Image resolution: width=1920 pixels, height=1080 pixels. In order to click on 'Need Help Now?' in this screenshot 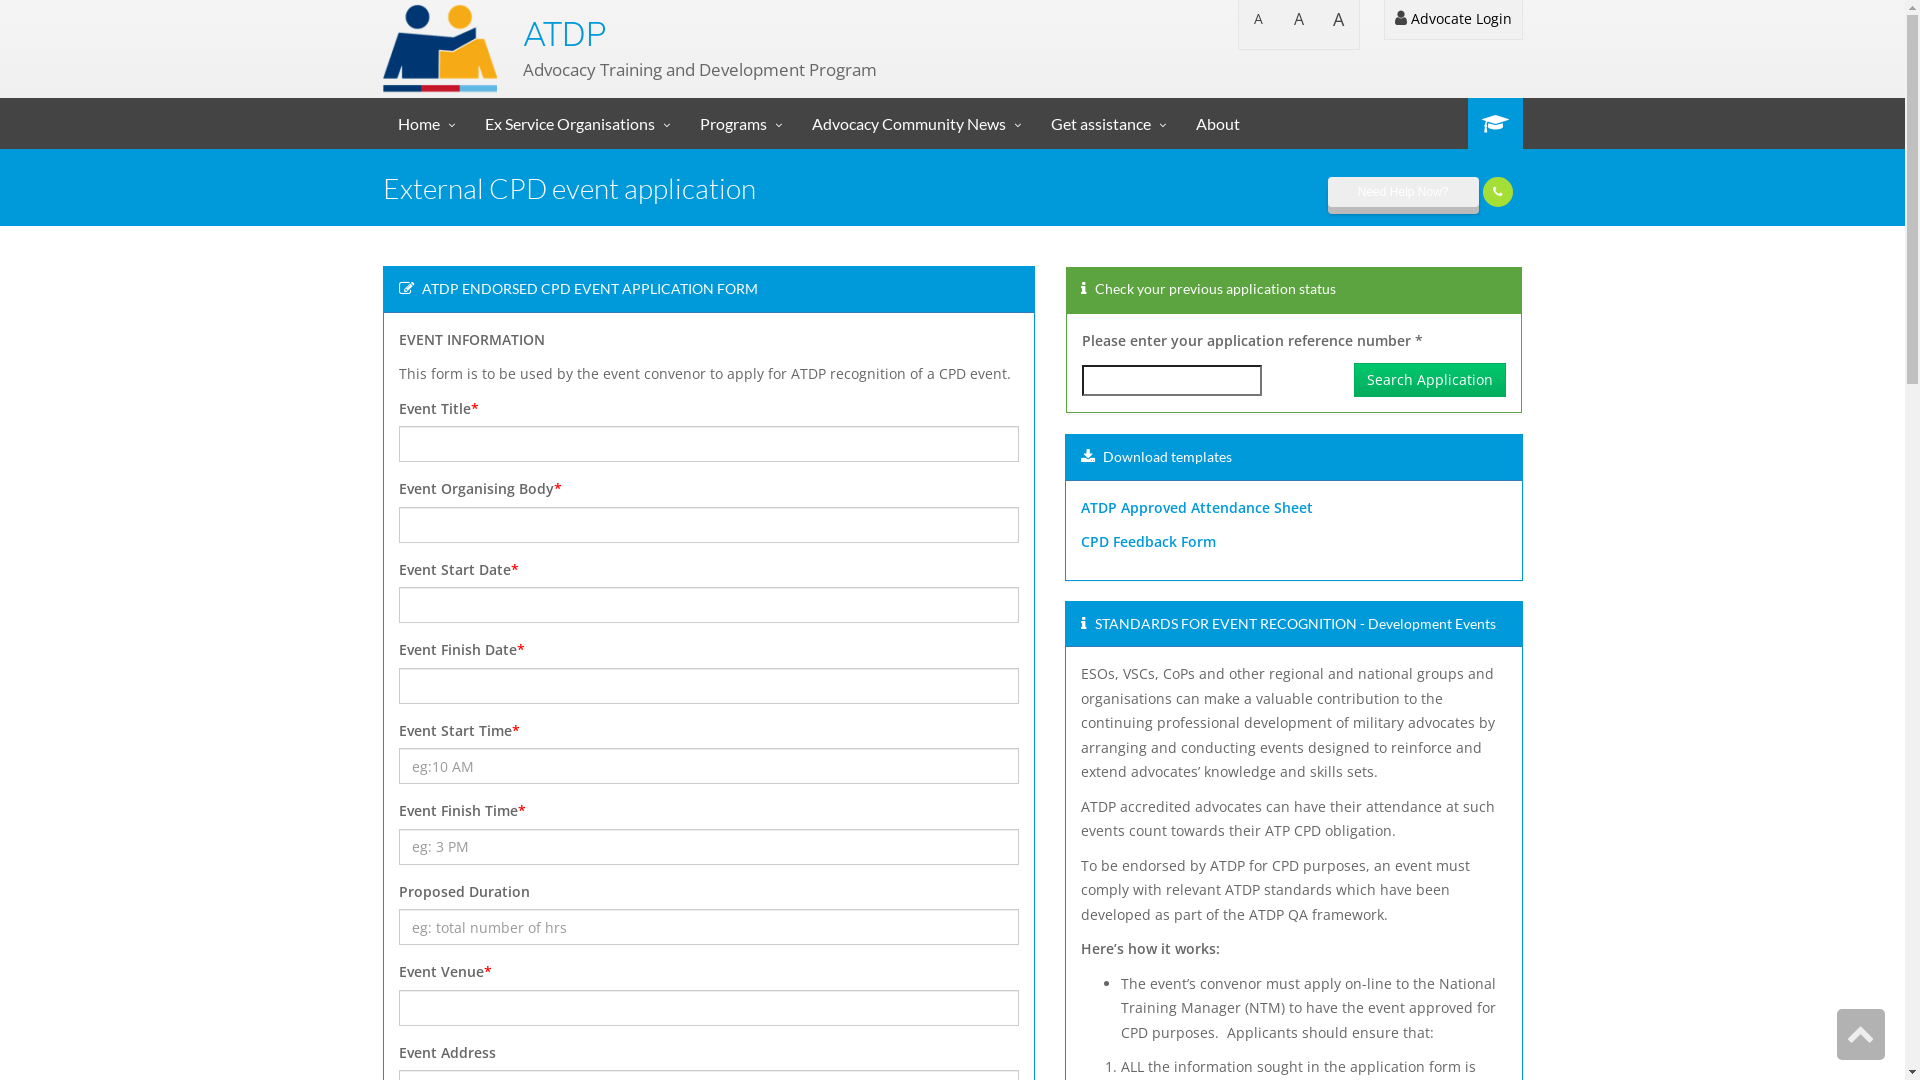, I will do `click(1402, 192)`.